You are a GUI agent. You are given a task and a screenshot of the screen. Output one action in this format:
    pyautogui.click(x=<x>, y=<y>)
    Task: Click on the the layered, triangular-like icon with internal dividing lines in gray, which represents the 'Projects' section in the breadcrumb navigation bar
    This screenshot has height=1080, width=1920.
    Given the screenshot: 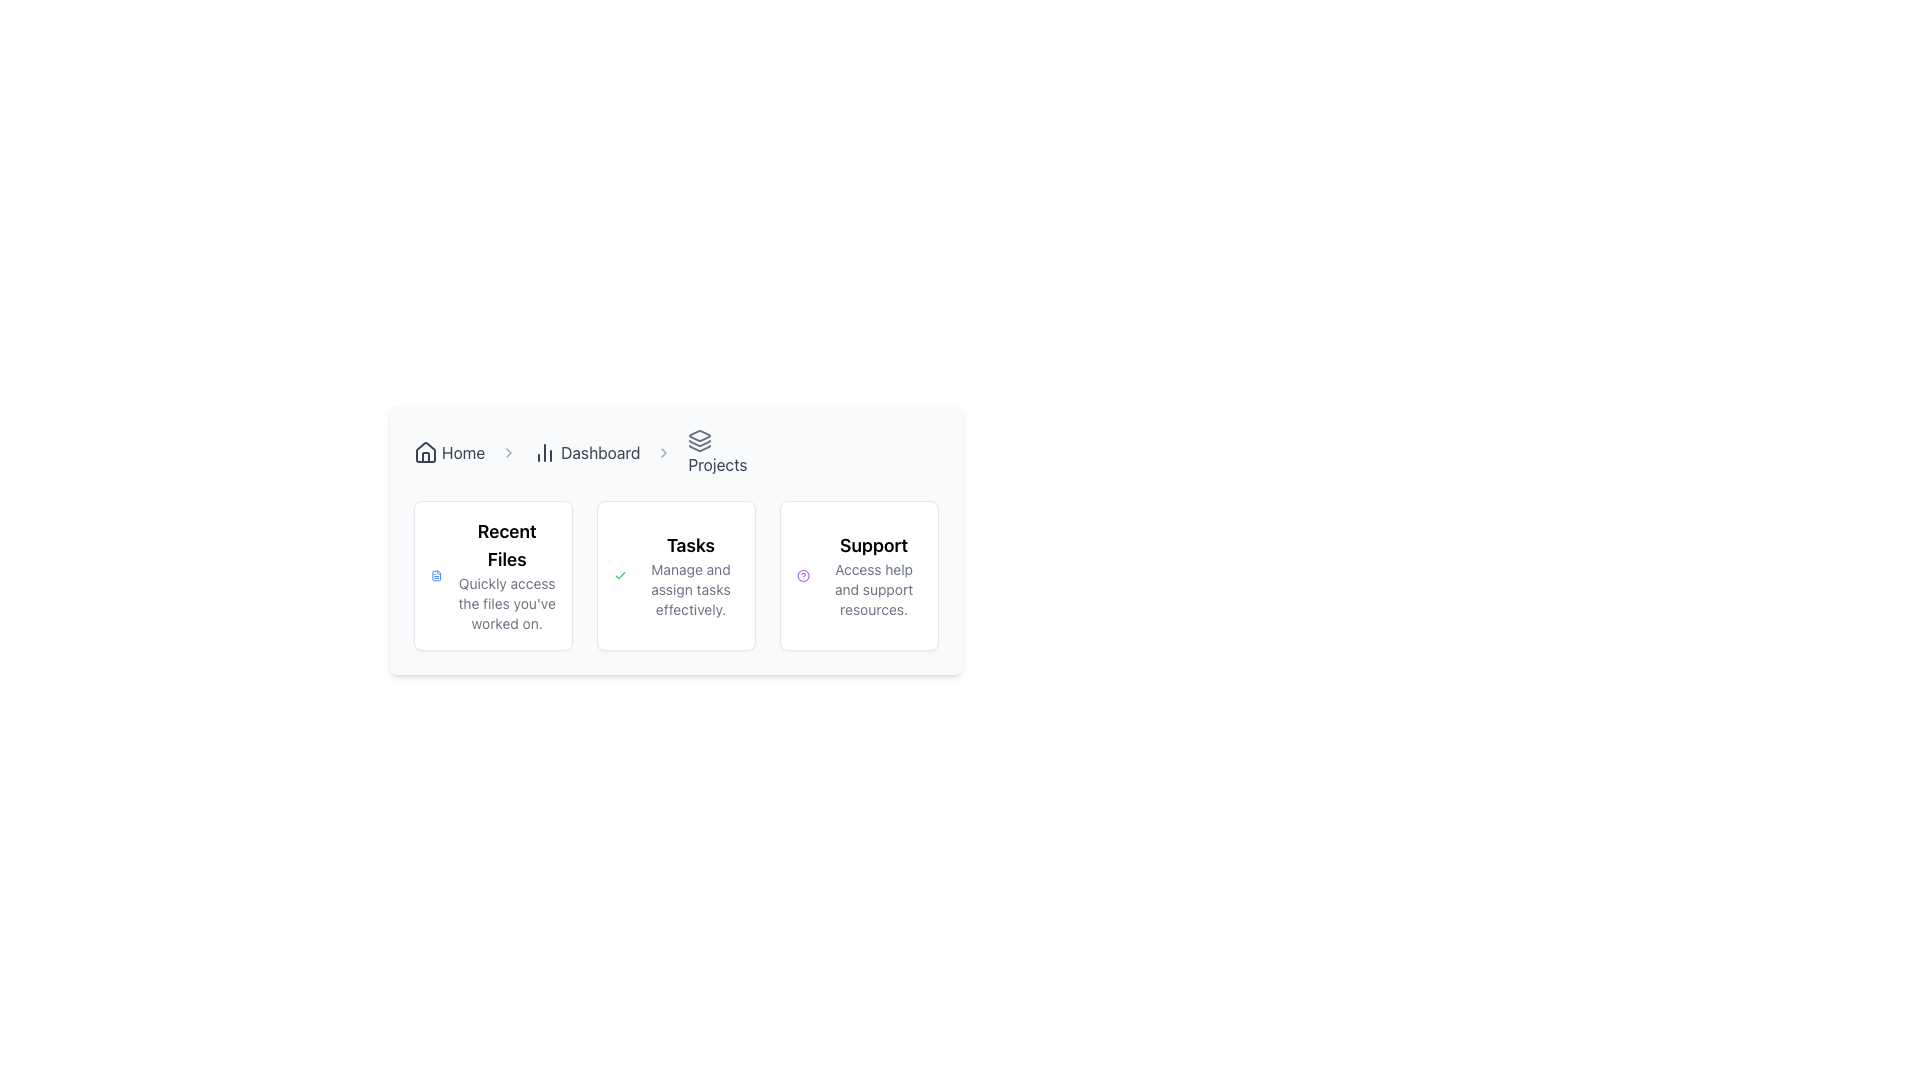 What is the action you would take?
    pyautogui.click(x=700, y=434)
    